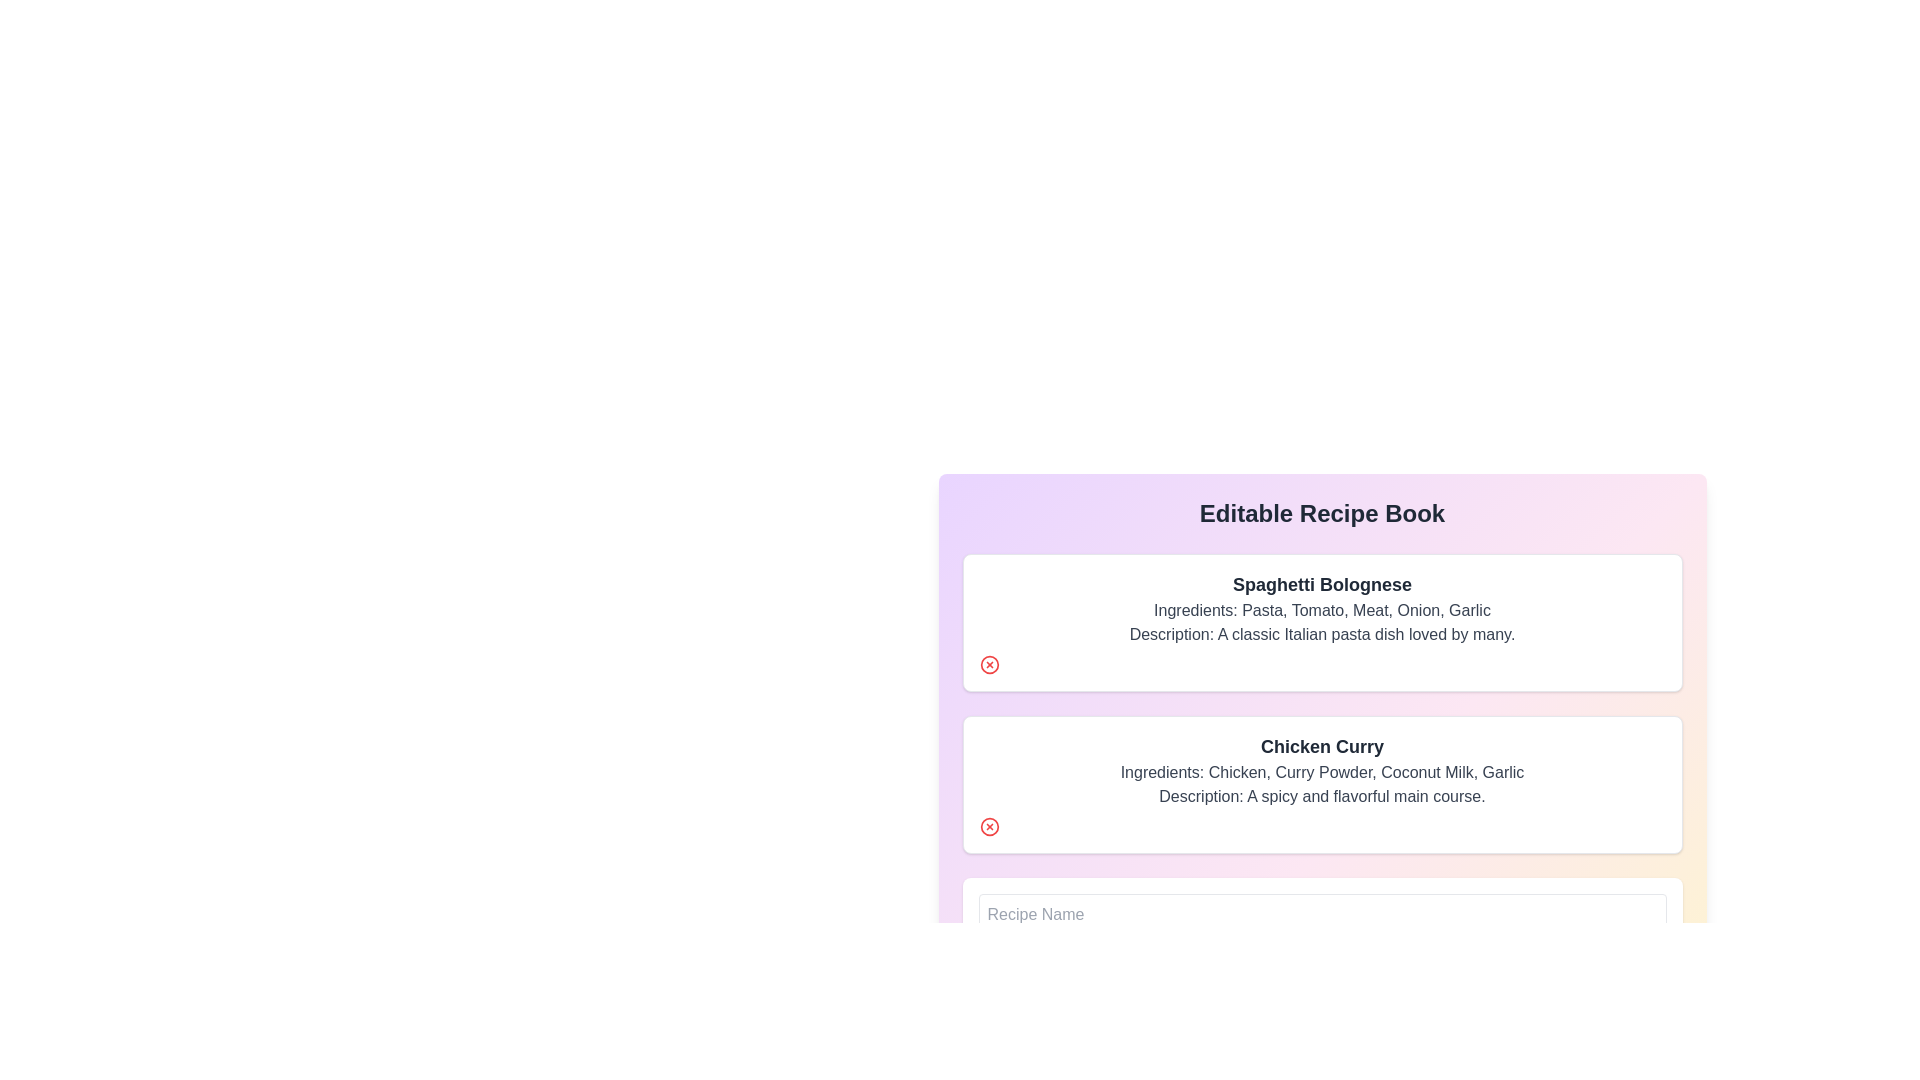  I want to click on title of the recipe 'Spaghetti Bolognese' from the text label positioned above the ingredients list and description text, so click(1322, 585).